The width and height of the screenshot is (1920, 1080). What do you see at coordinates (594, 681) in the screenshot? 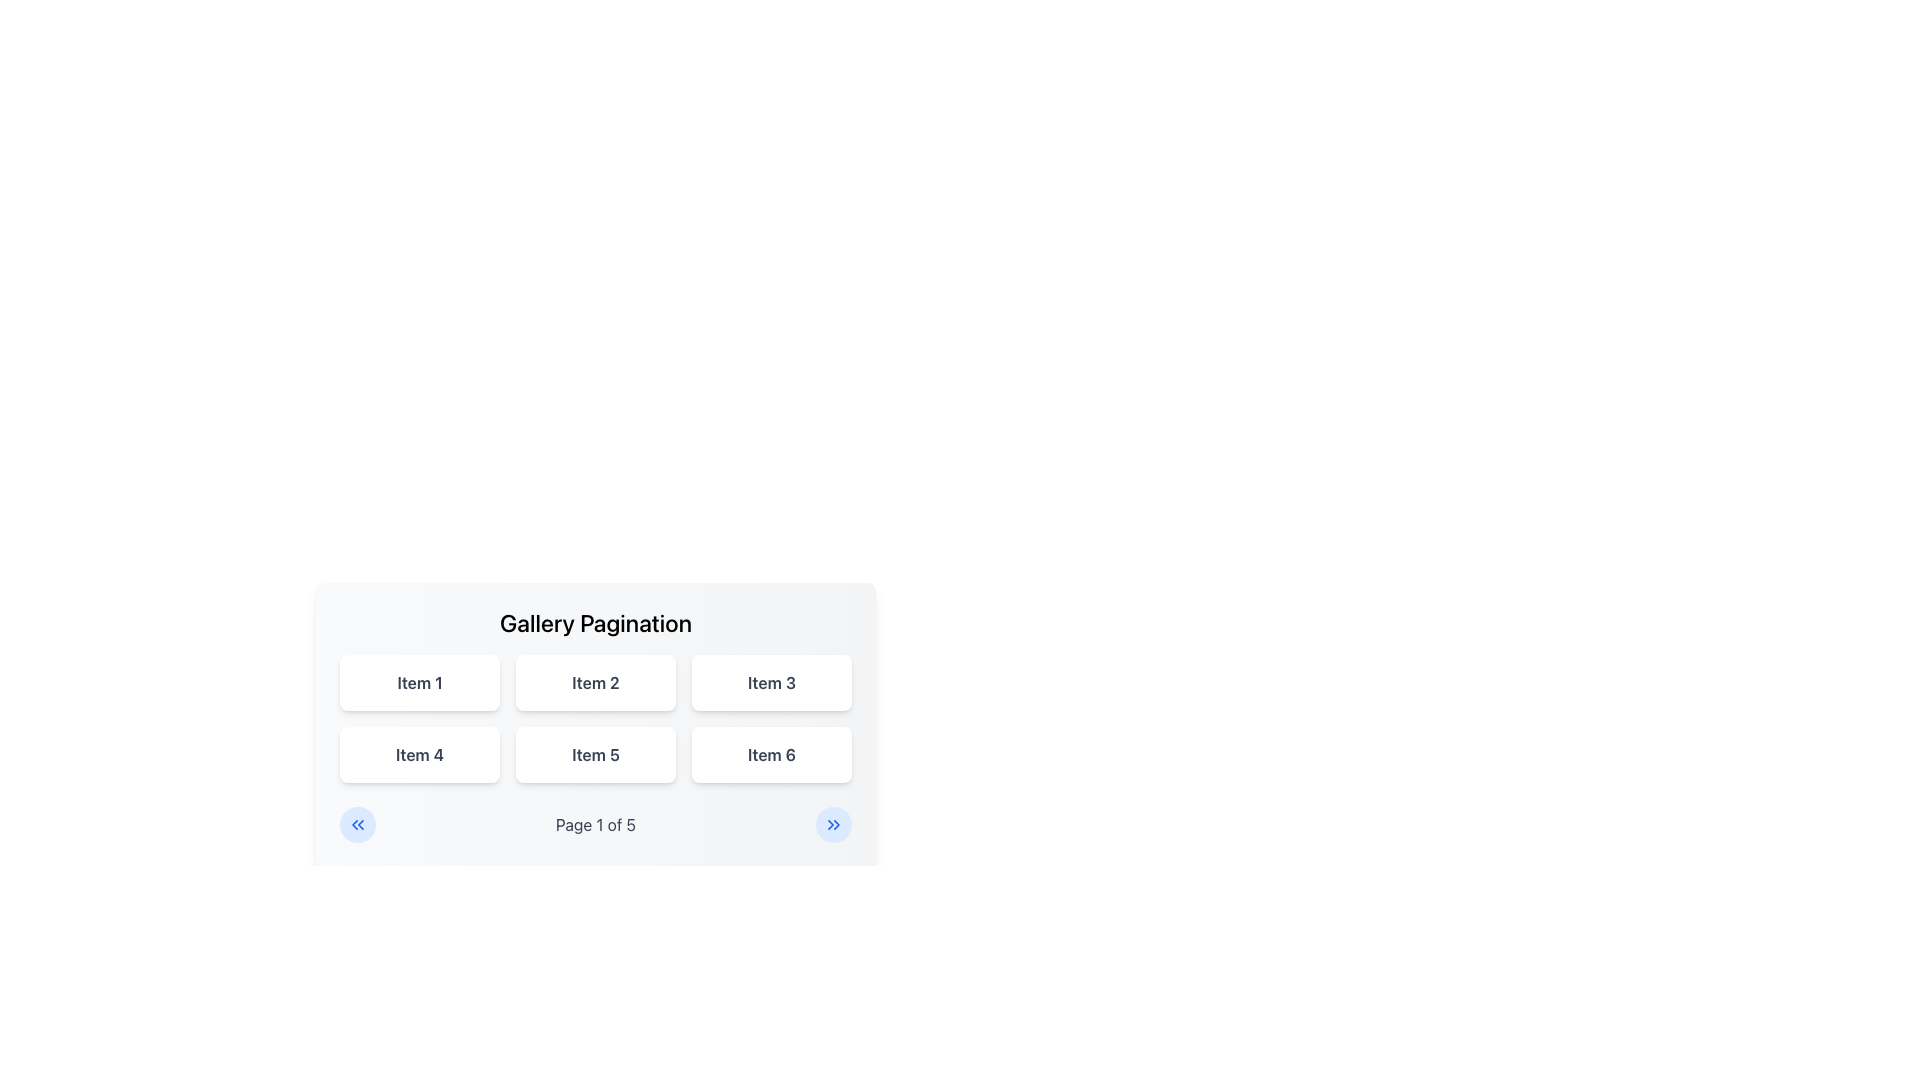
I see `the Text Label displaying 'Item 2' in a bold, gray font located in the upper row, second column of the grid layout under 'Gallery Pagination'` at bounding box center [594, 681].